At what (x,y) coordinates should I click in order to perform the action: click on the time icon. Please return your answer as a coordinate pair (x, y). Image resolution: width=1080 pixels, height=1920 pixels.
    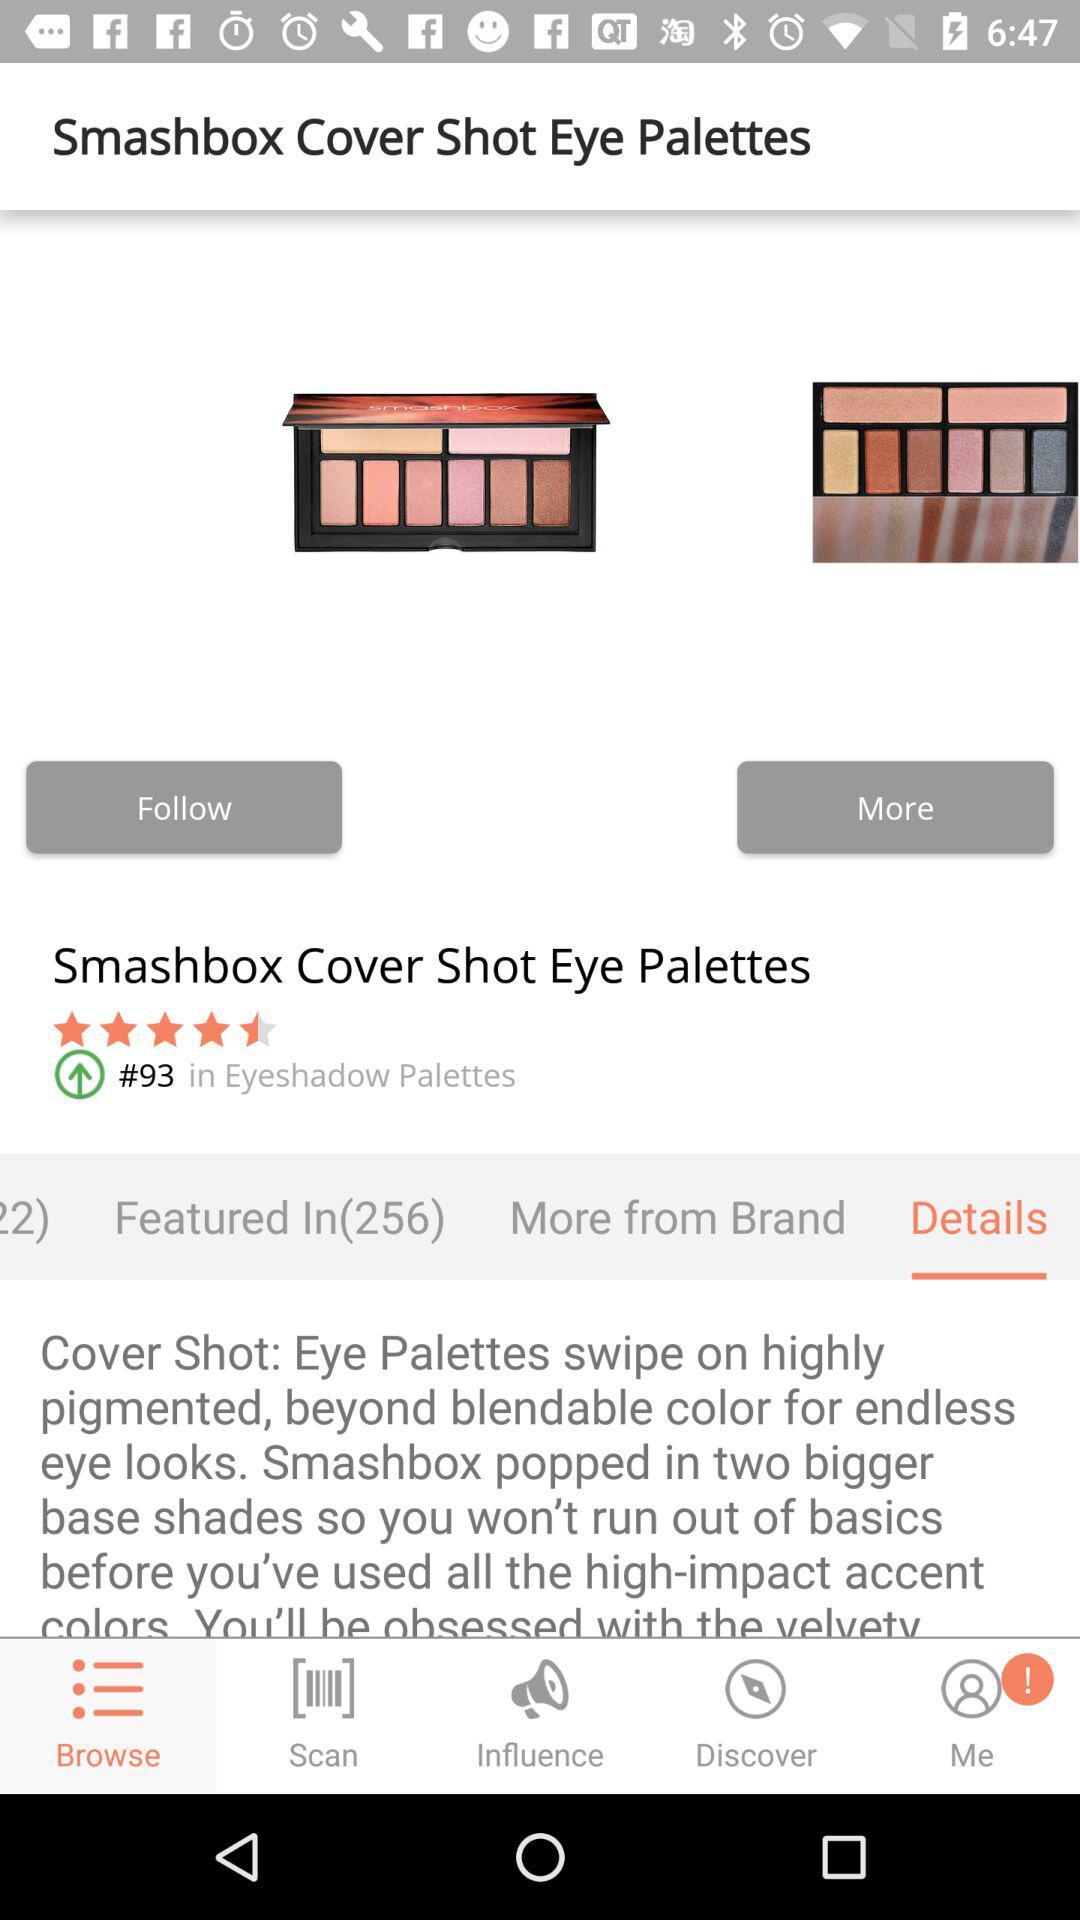
    Looking at the image, I should click on (756, 1715).